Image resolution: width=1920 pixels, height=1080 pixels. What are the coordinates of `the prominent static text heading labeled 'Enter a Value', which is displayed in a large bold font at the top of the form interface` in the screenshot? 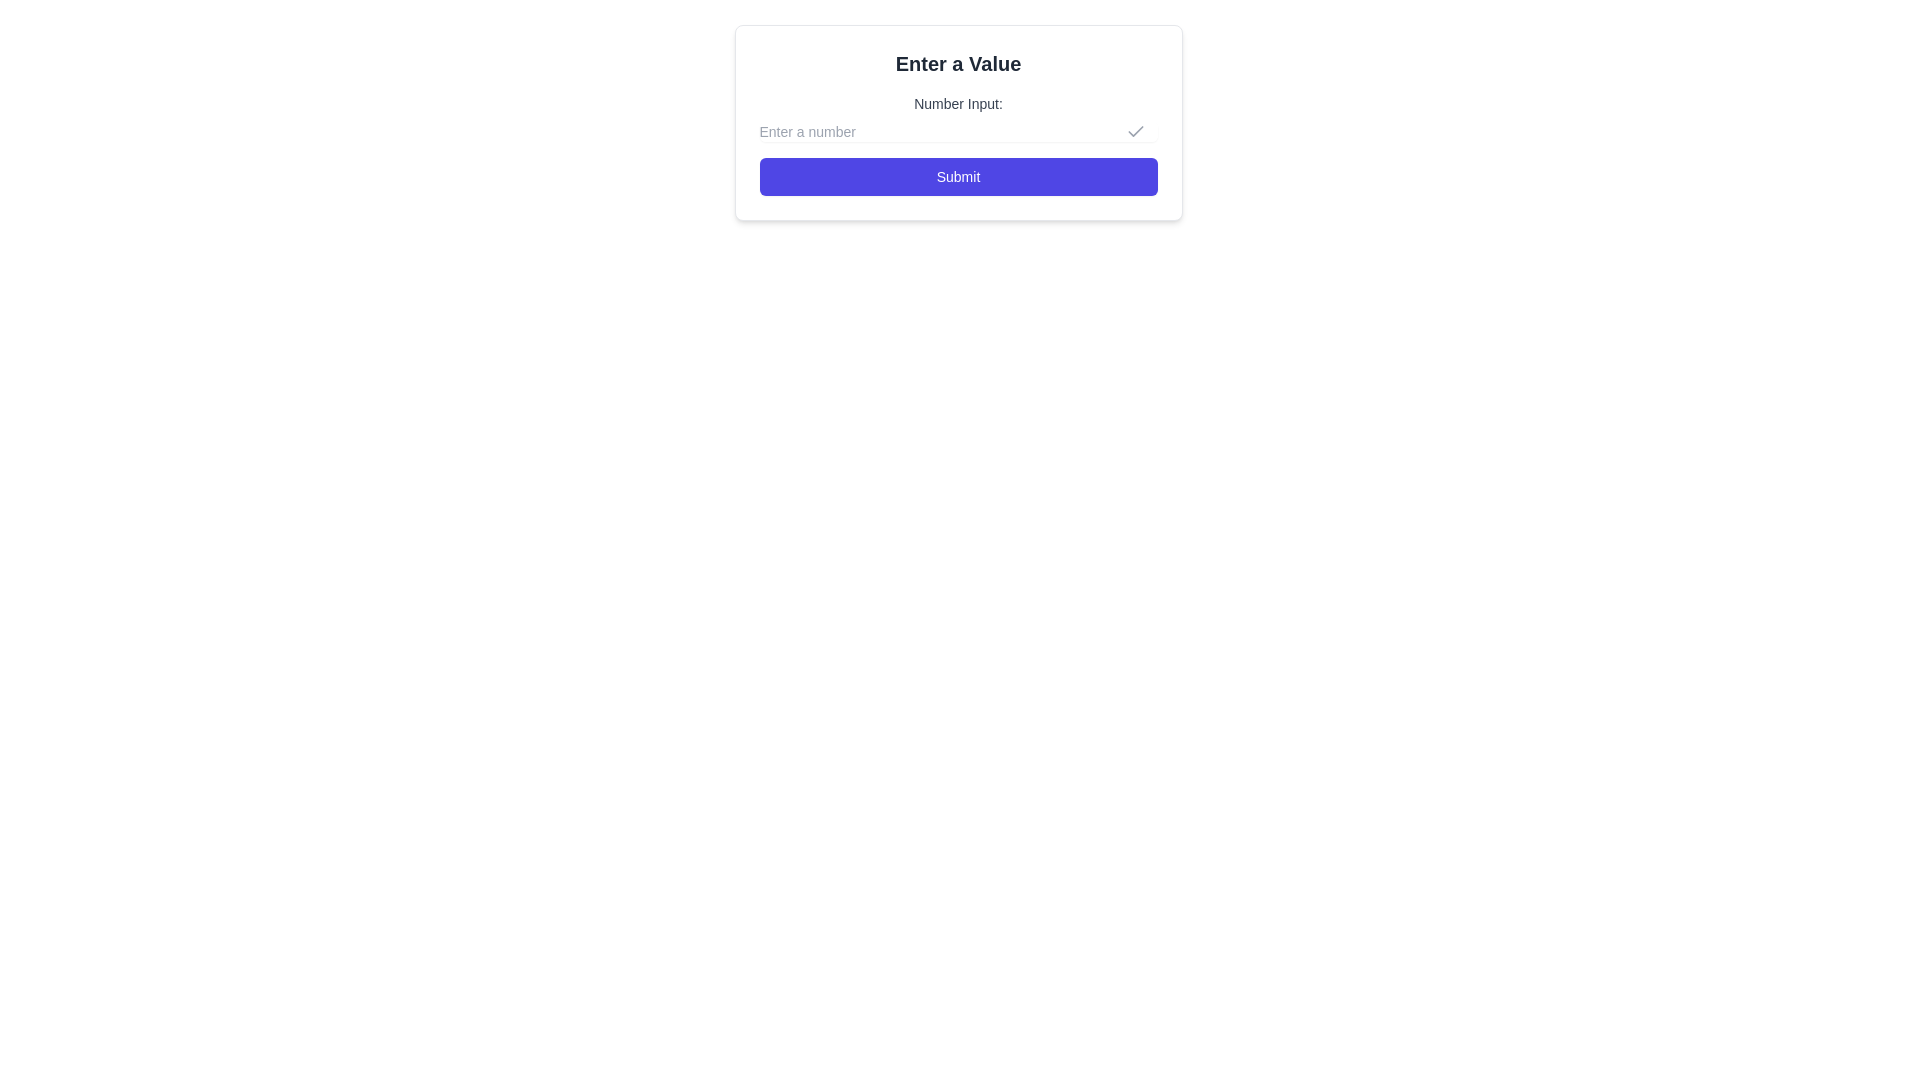 It's located at (957, 63).